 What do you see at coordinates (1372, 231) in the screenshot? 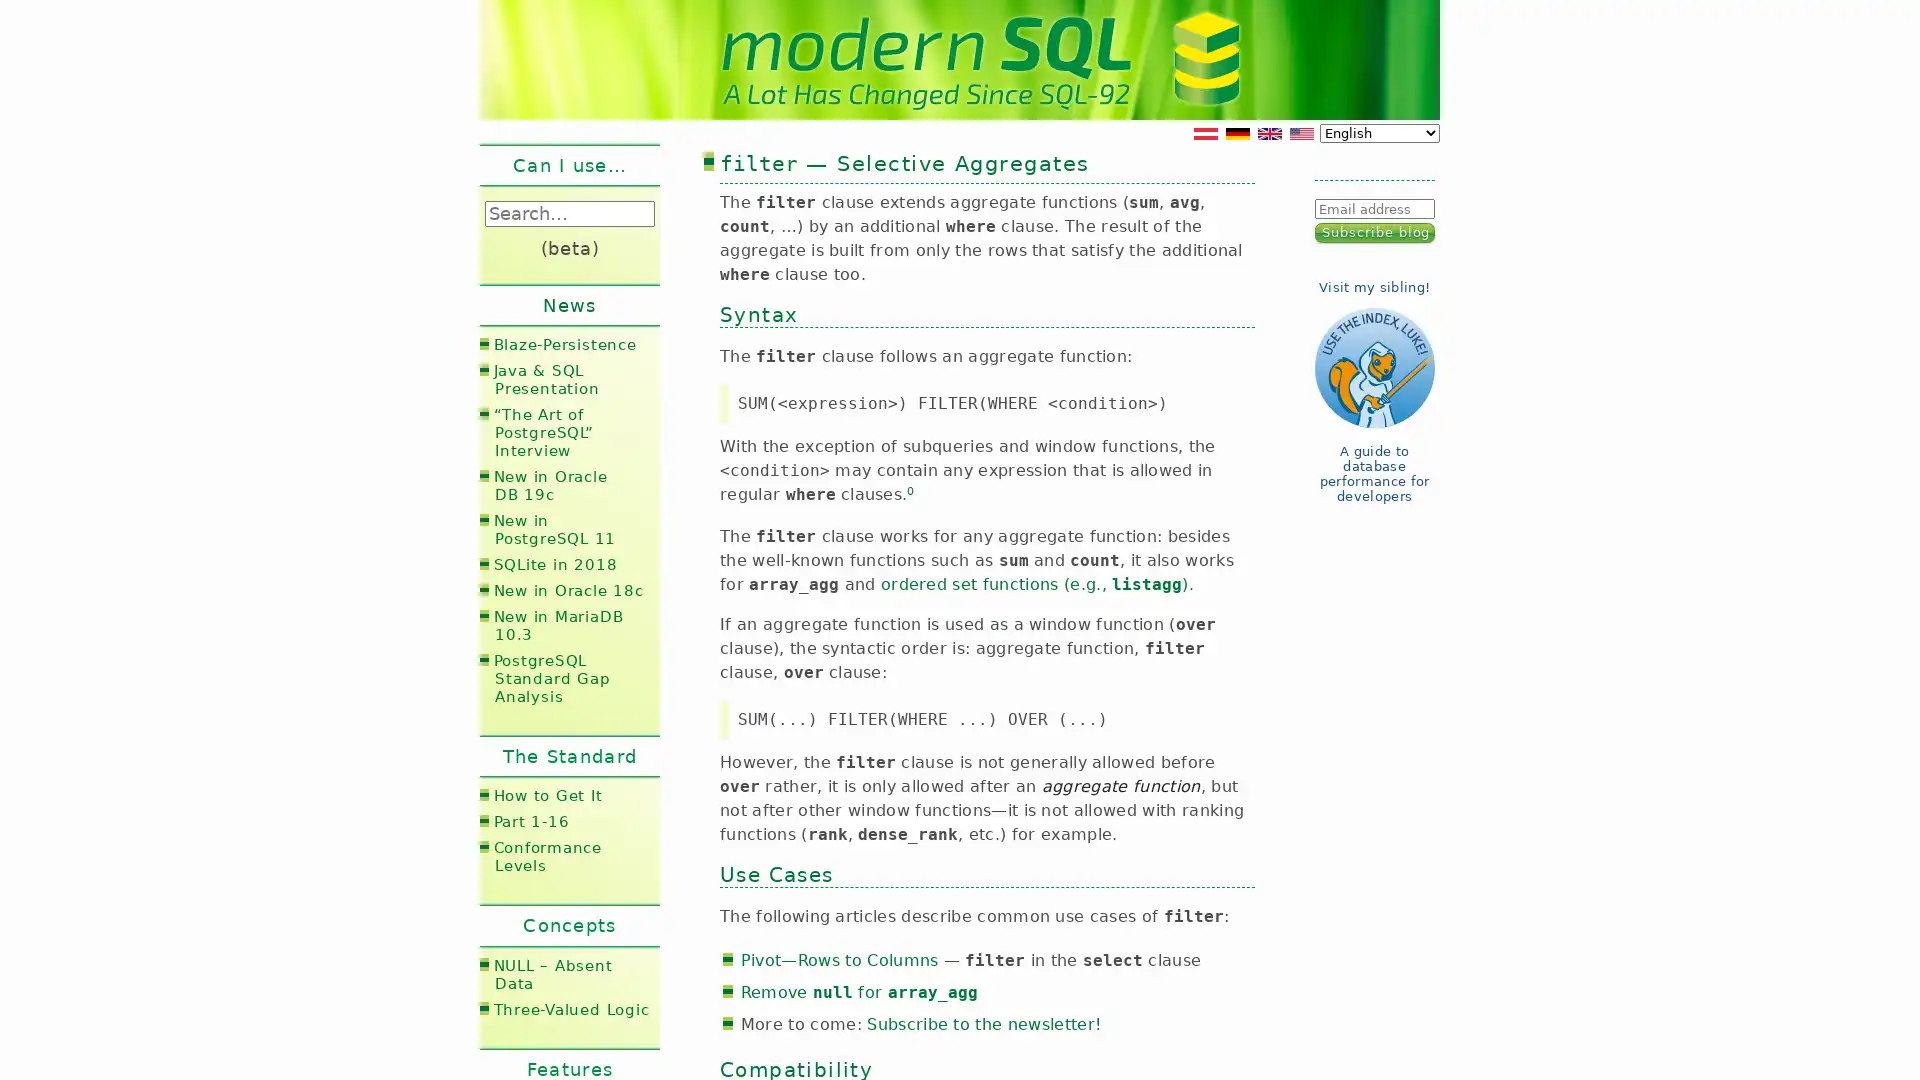
I see `Subscribe blog` at bounding box center [1372, 231].